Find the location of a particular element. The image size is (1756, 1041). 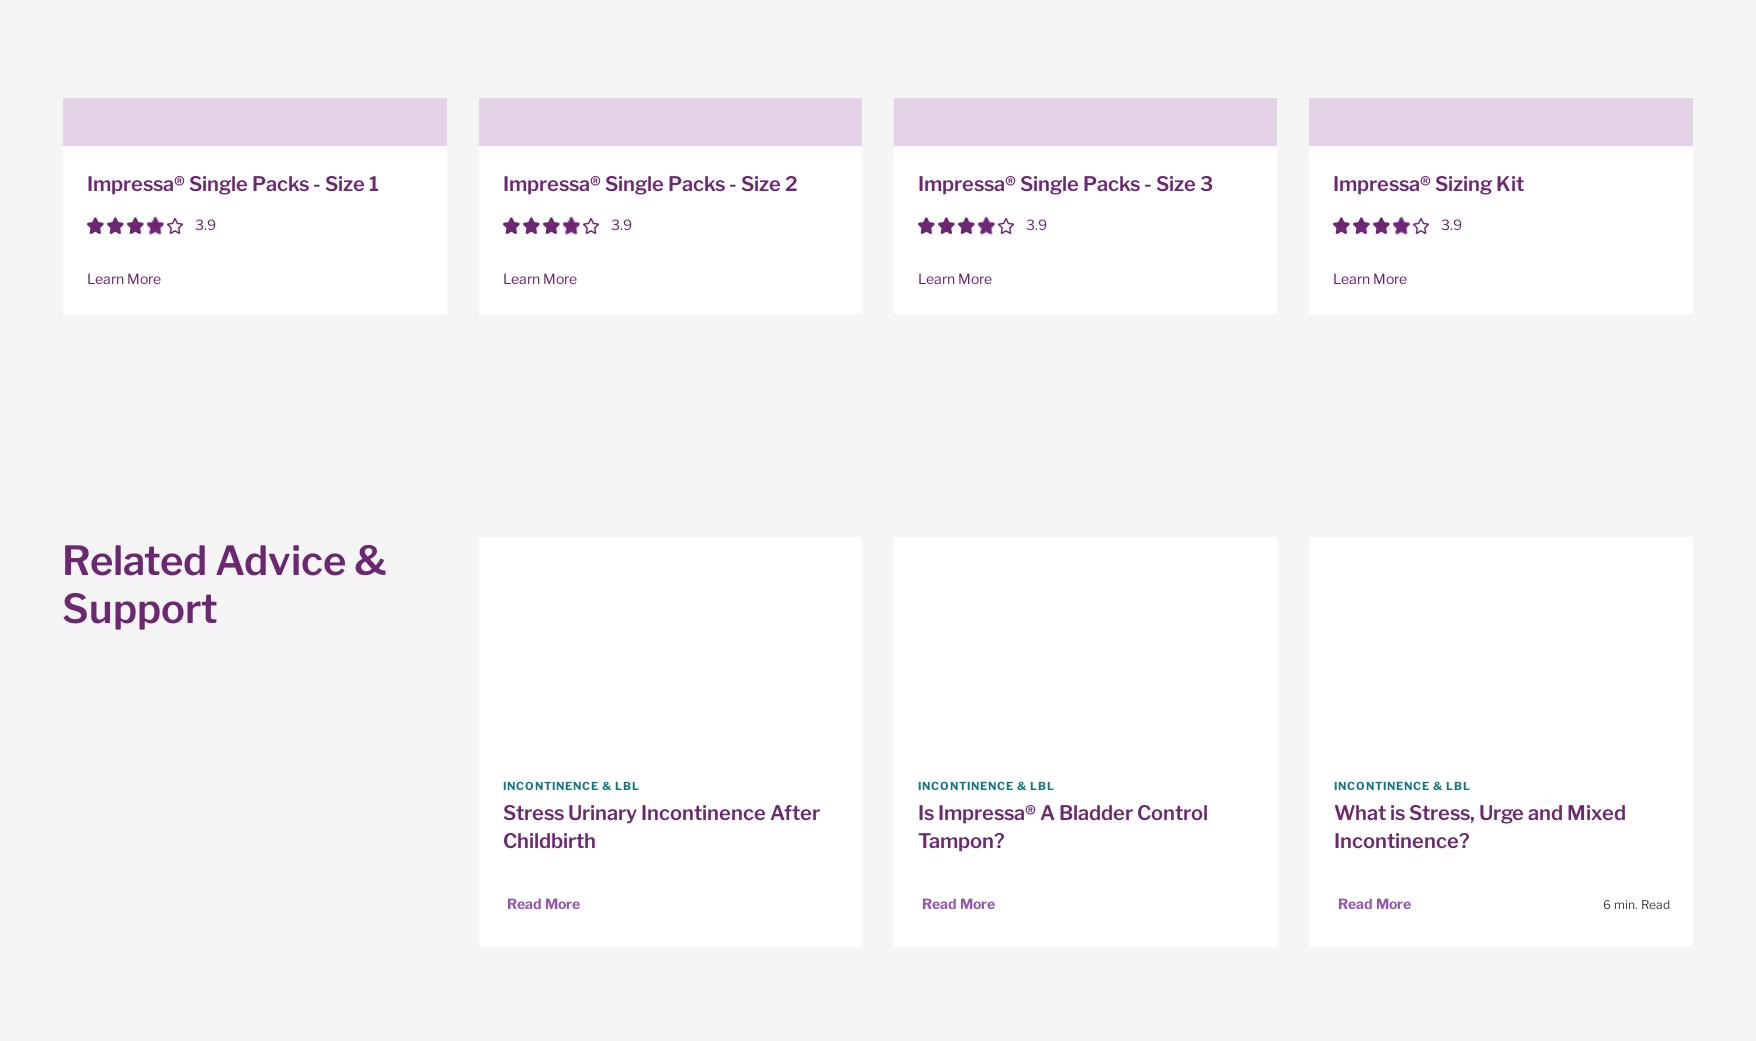

'Stress Urinary Incontinence After Childbirth' is located at coordinates (660, 826).